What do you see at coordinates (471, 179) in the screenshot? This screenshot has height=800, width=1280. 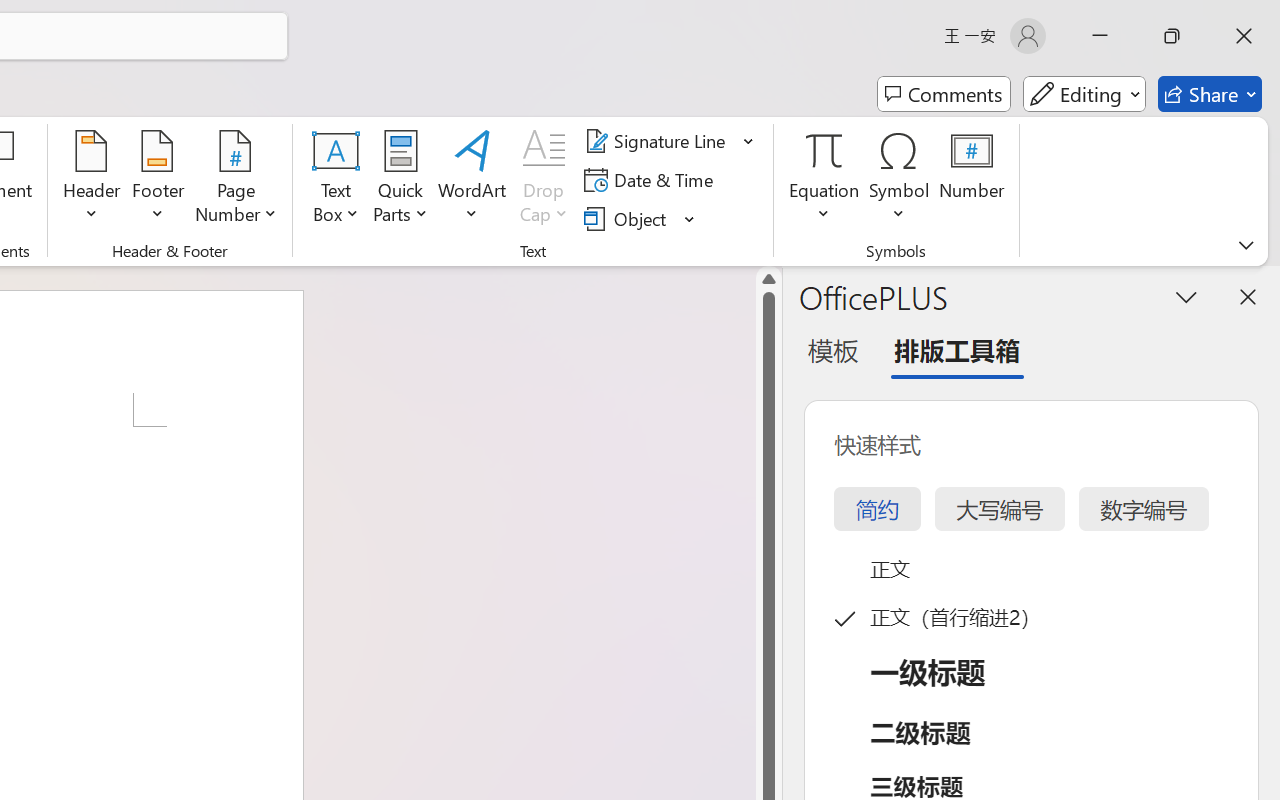 I see `'WordArt'` at bounding box center [471, 179].